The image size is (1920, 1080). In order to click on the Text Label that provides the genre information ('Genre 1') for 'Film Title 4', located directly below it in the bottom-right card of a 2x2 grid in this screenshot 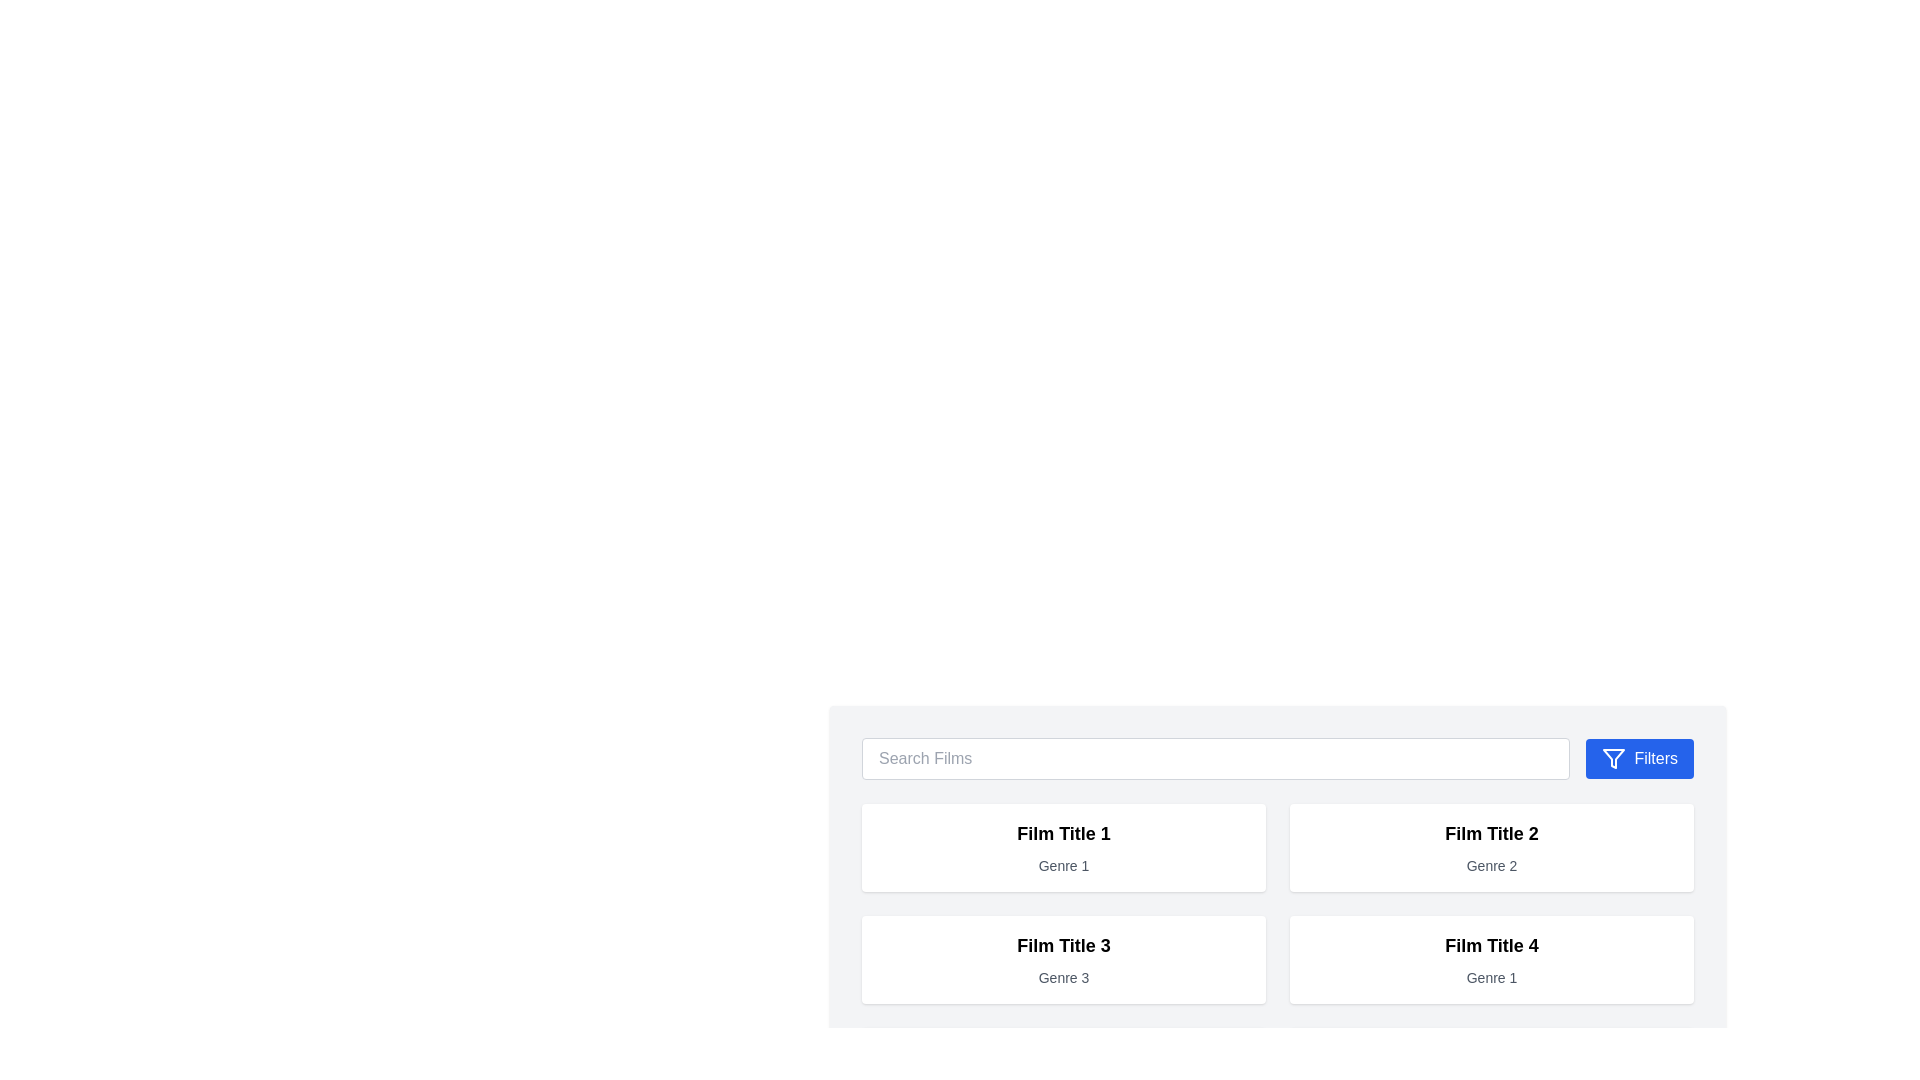, I will do `click(1492, 977)`.